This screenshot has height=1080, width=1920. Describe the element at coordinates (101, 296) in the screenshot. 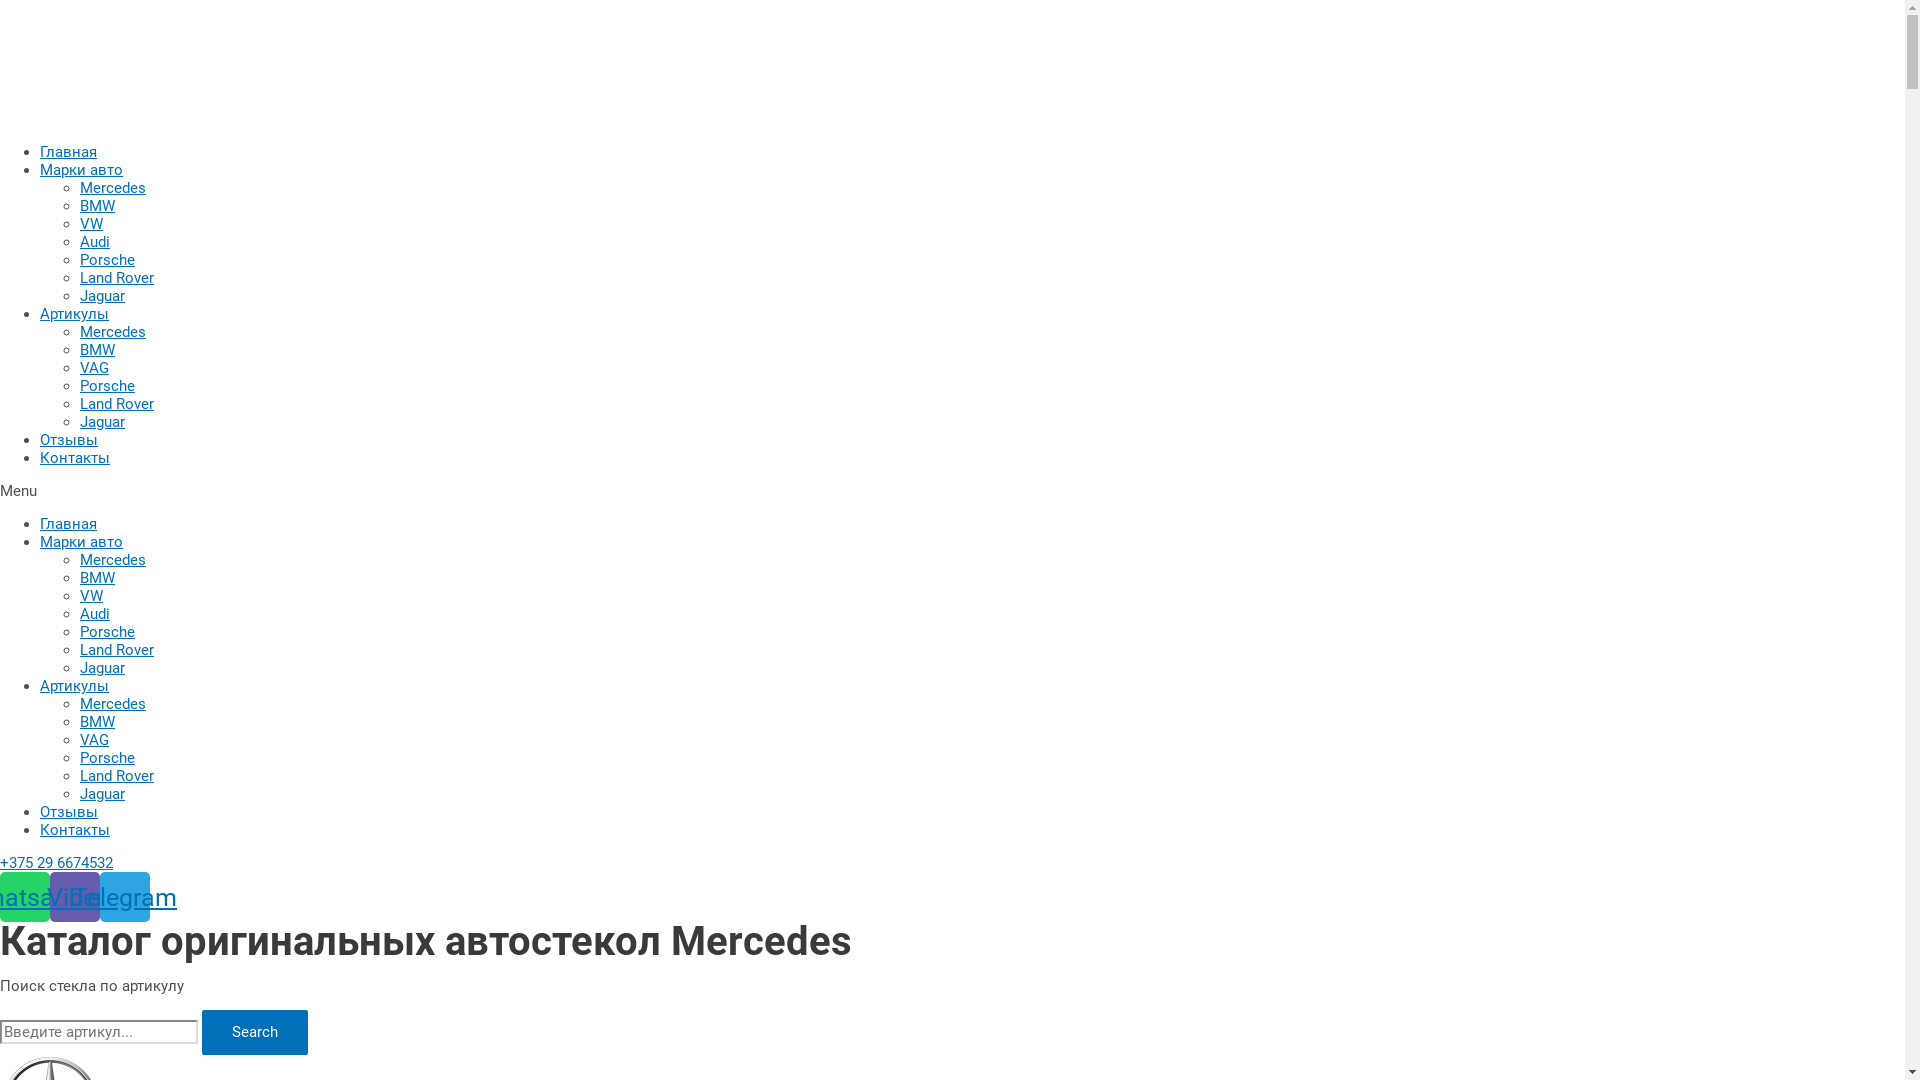

I see `'Jaguar'` at that location.